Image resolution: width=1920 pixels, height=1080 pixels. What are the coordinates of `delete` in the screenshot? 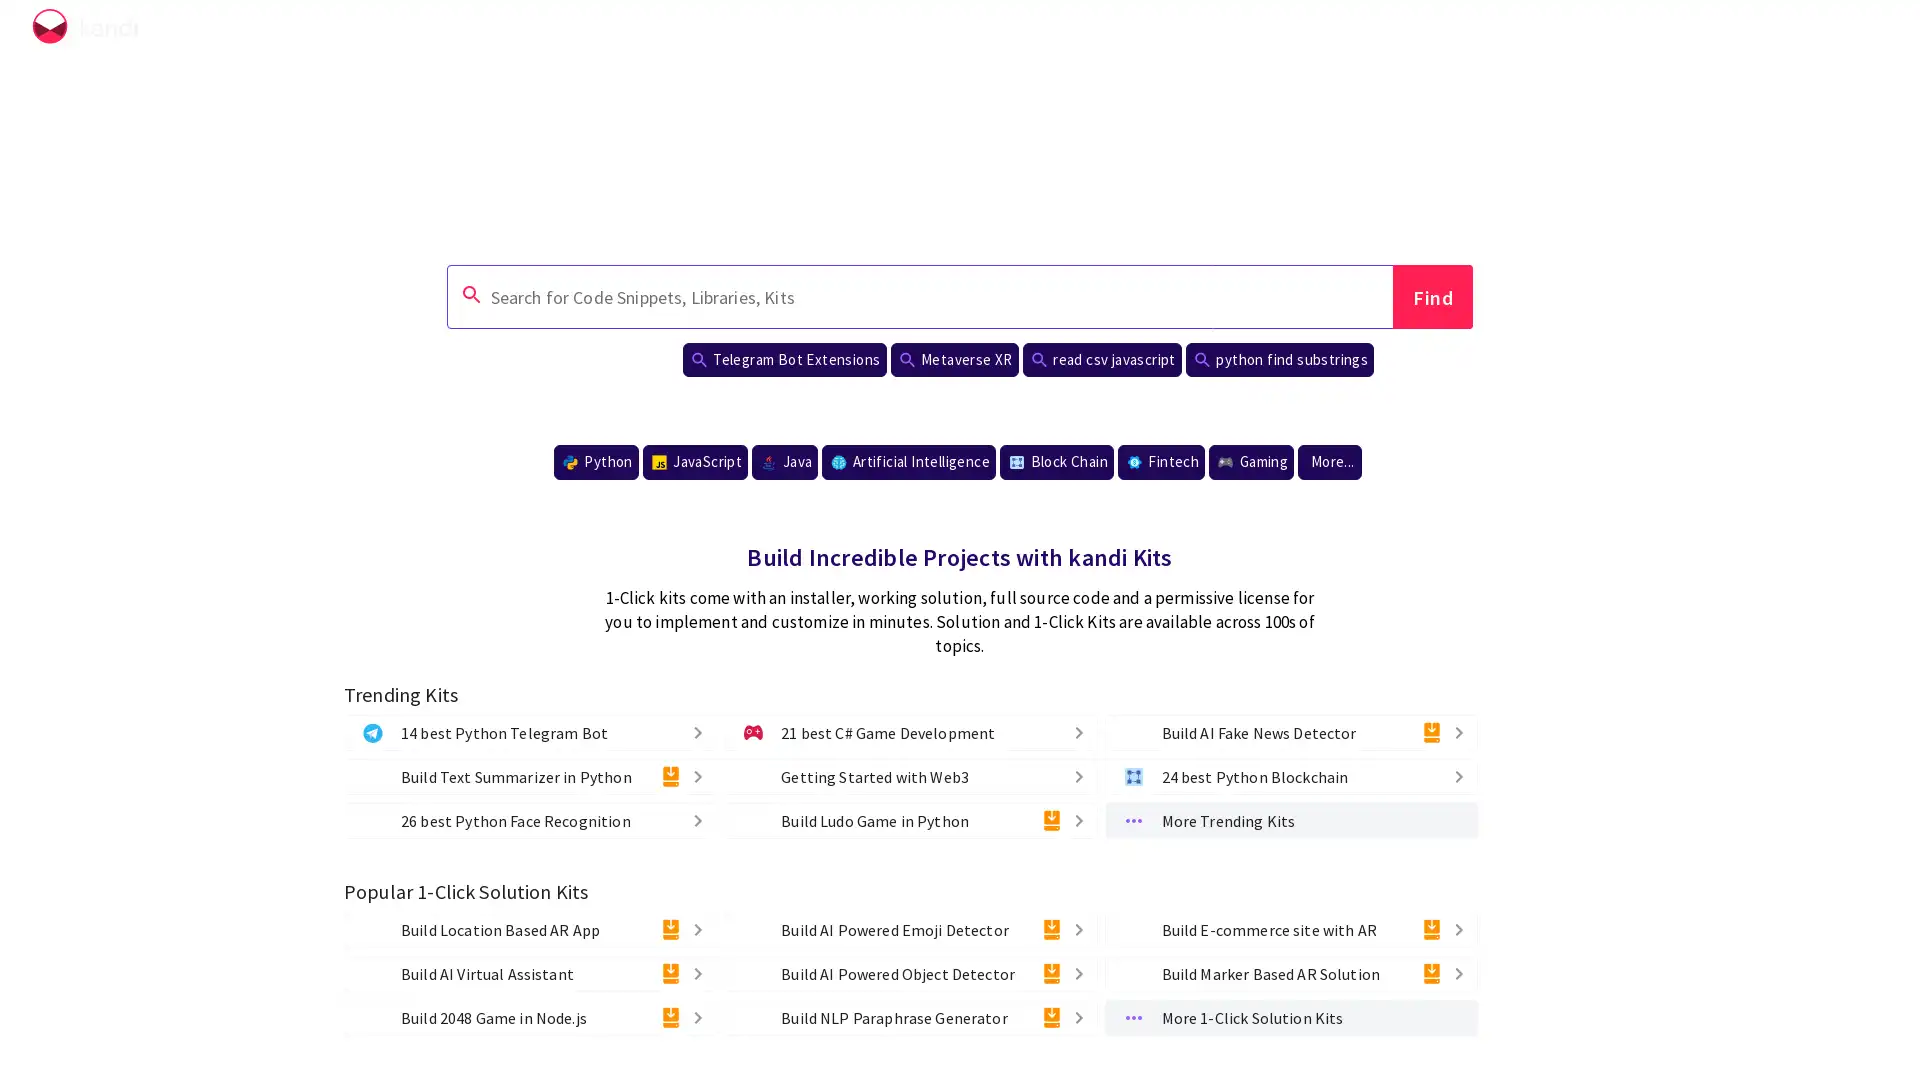 It's located at (1061, 732).